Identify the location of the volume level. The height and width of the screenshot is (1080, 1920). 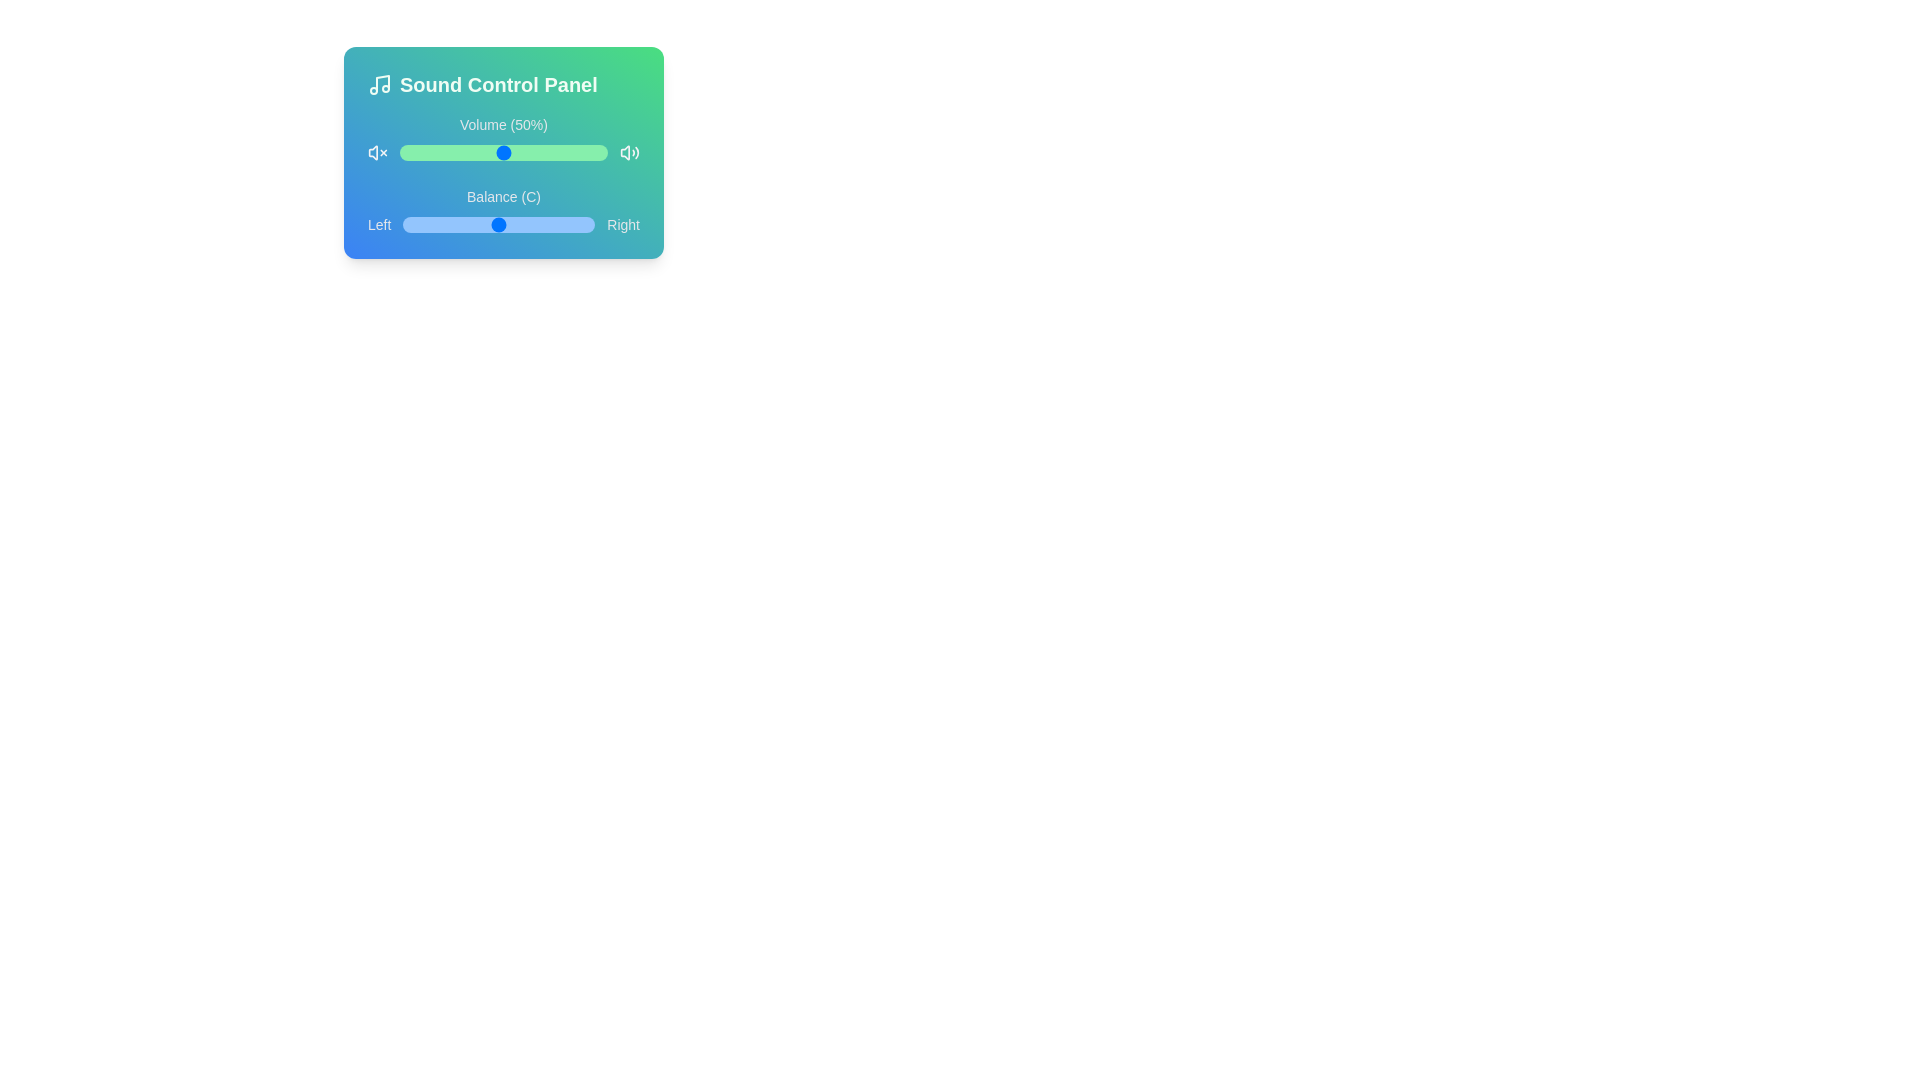
(469, 152).